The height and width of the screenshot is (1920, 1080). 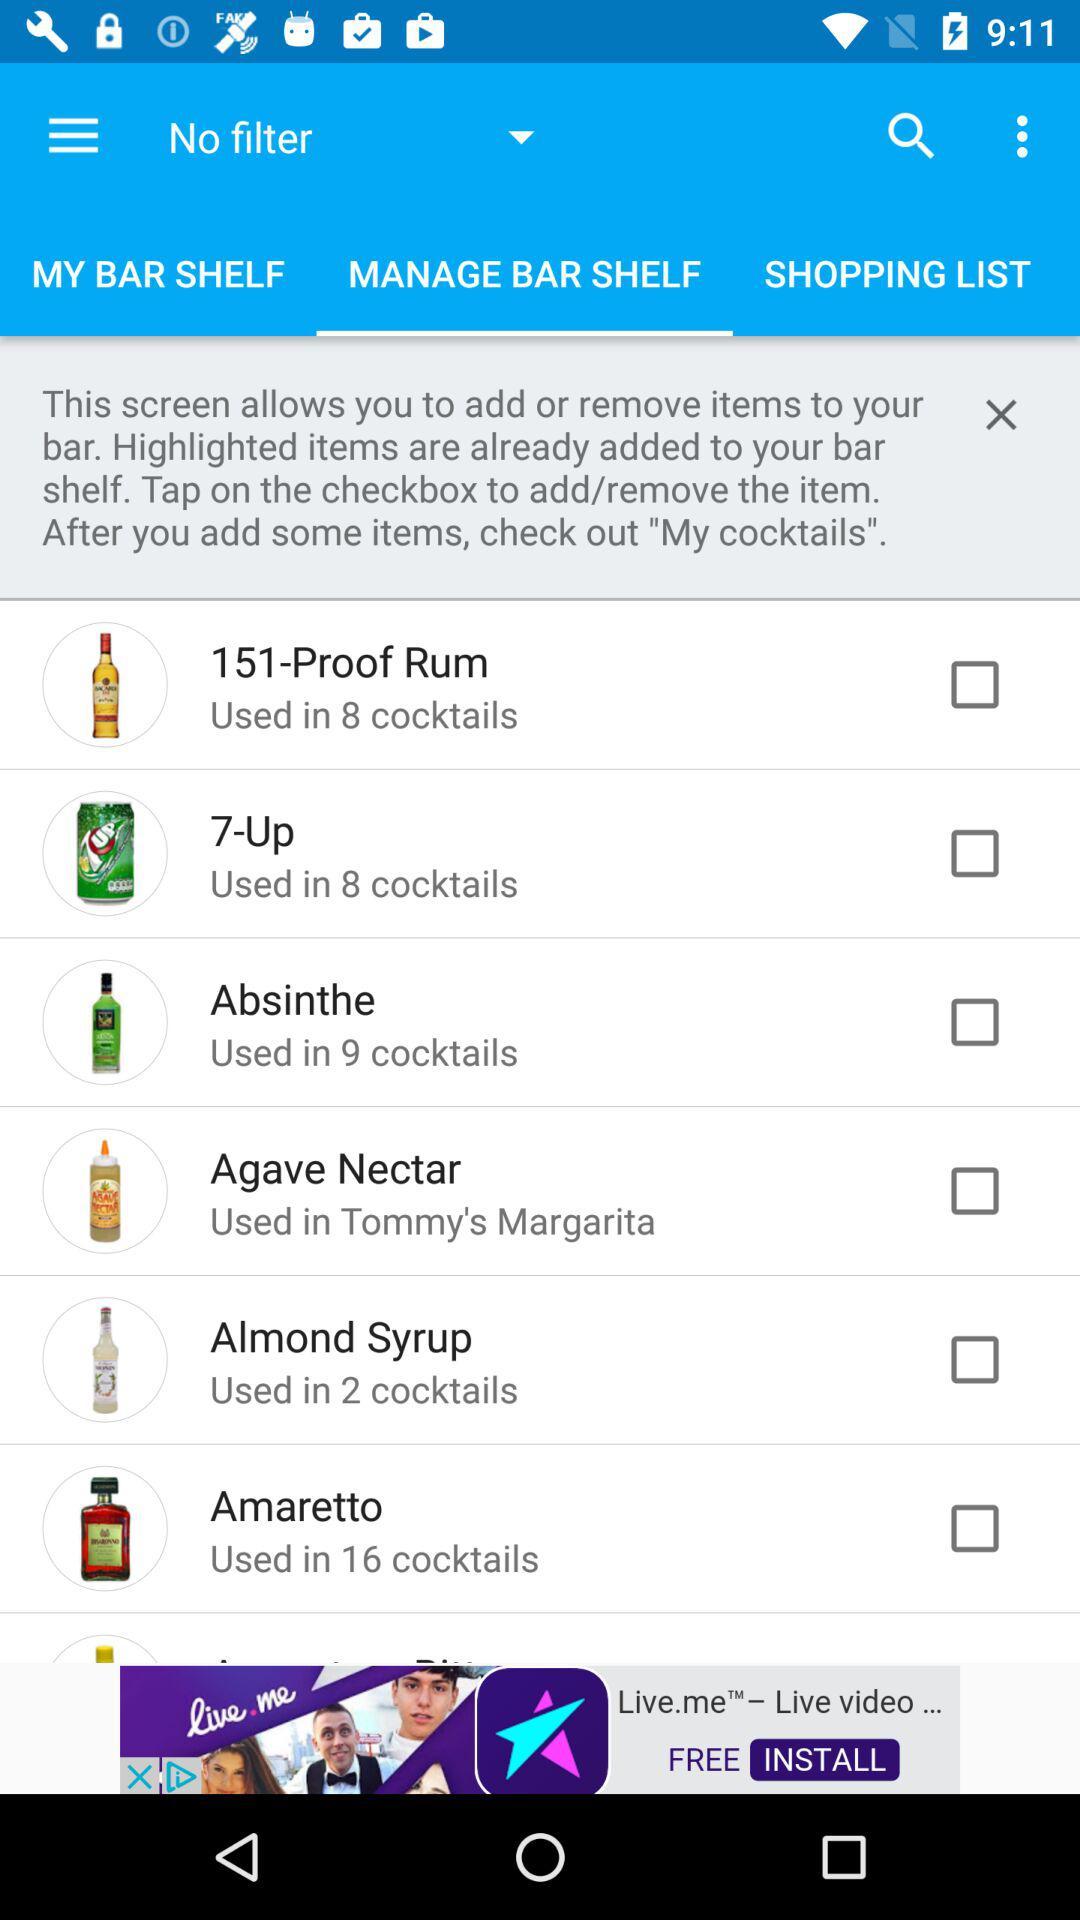 What do you see at coordinates (995, 1527) in the screenshot?
I see `advertisement` at bounding box center [995, 1527].